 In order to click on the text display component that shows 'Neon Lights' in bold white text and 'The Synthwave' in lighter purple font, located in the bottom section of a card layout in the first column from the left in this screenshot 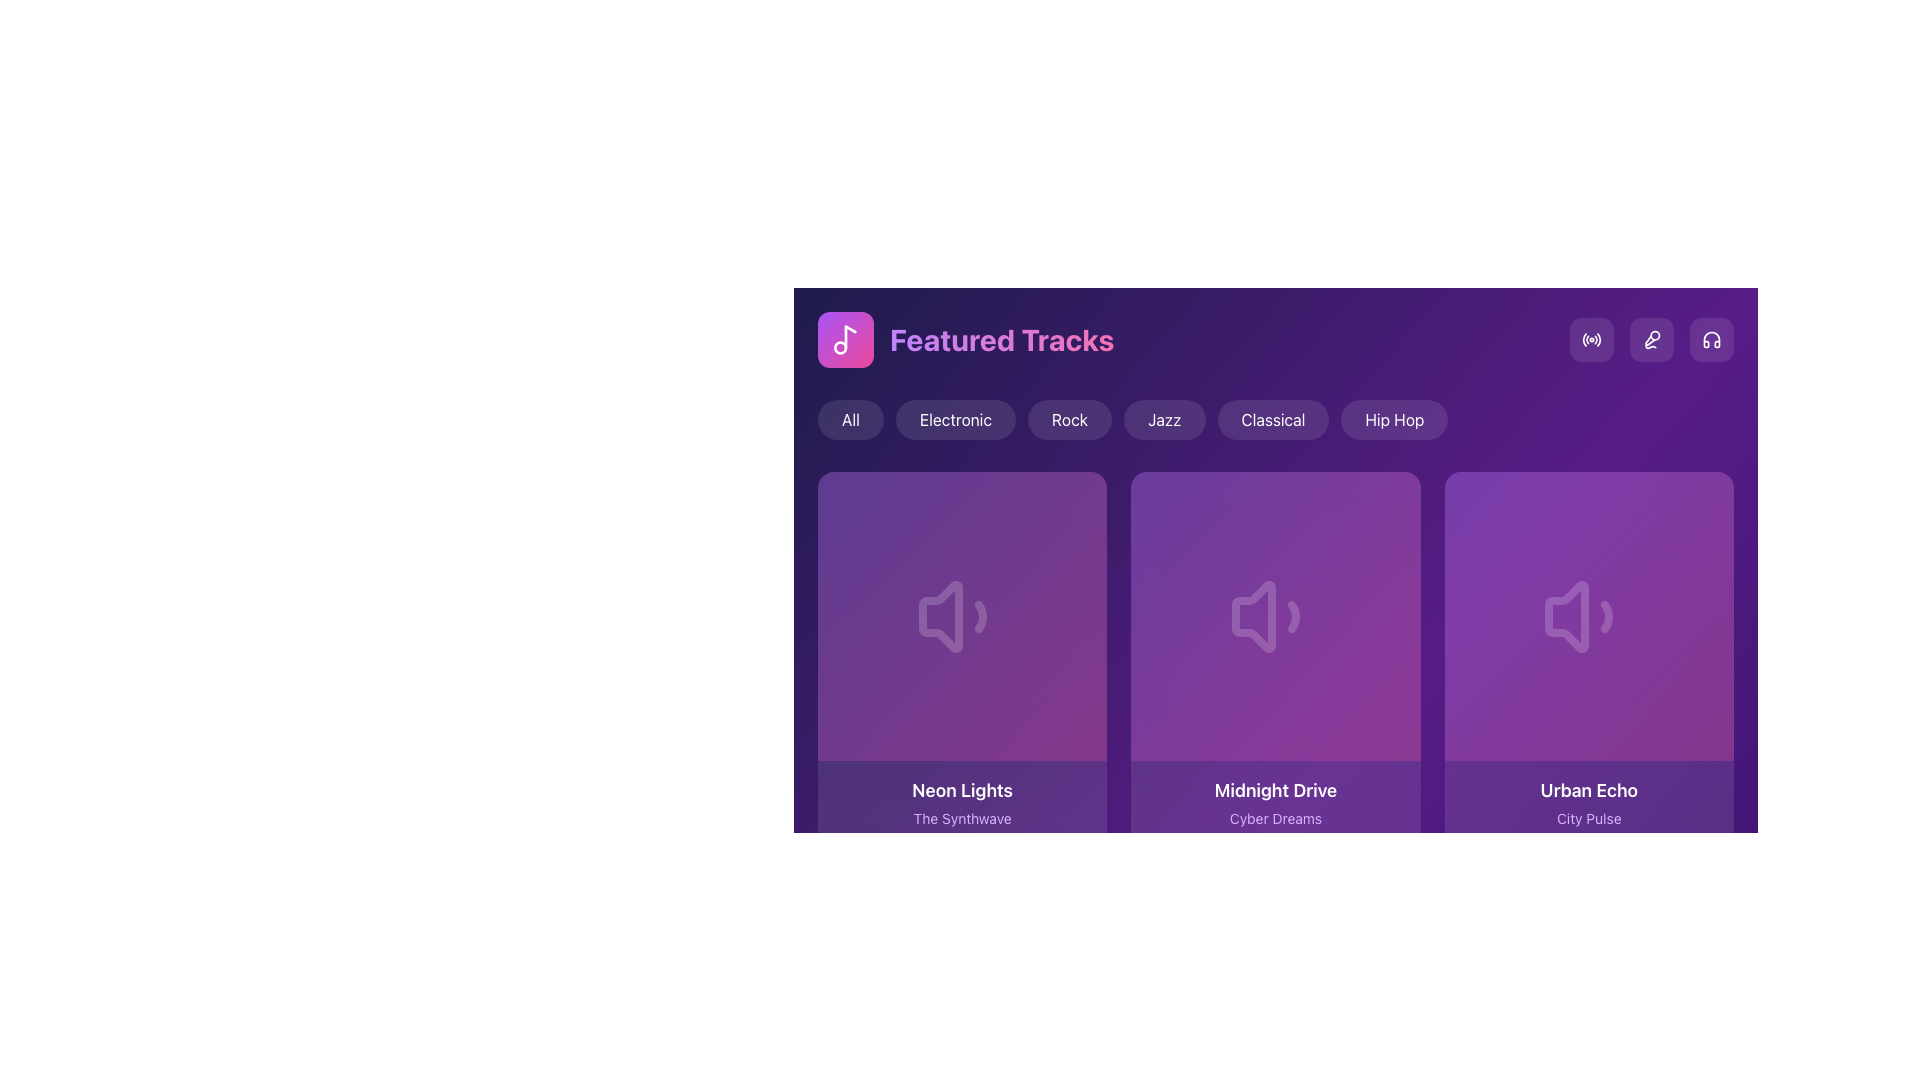, I will do `click(962, 821)`.